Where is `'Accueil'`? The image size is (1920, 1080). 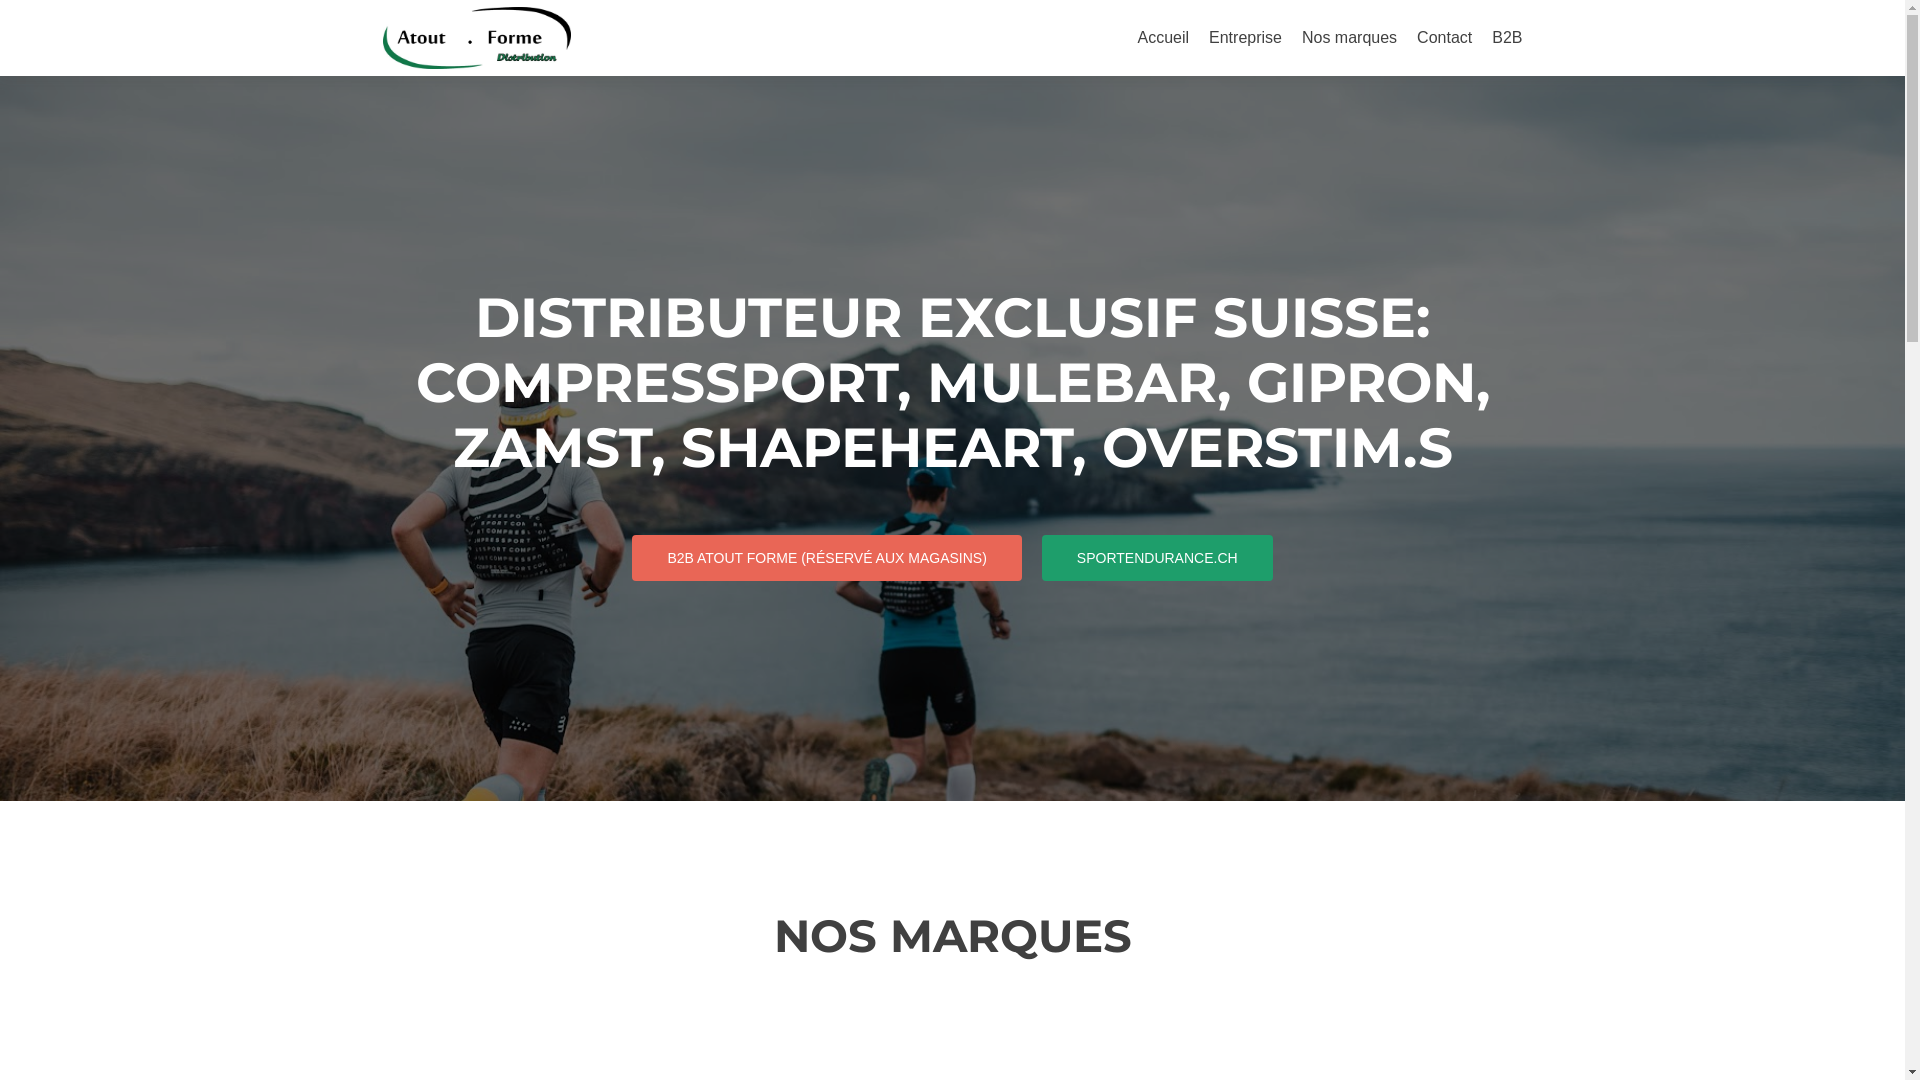 'Accueil' is located at coordinates (1137, 37).